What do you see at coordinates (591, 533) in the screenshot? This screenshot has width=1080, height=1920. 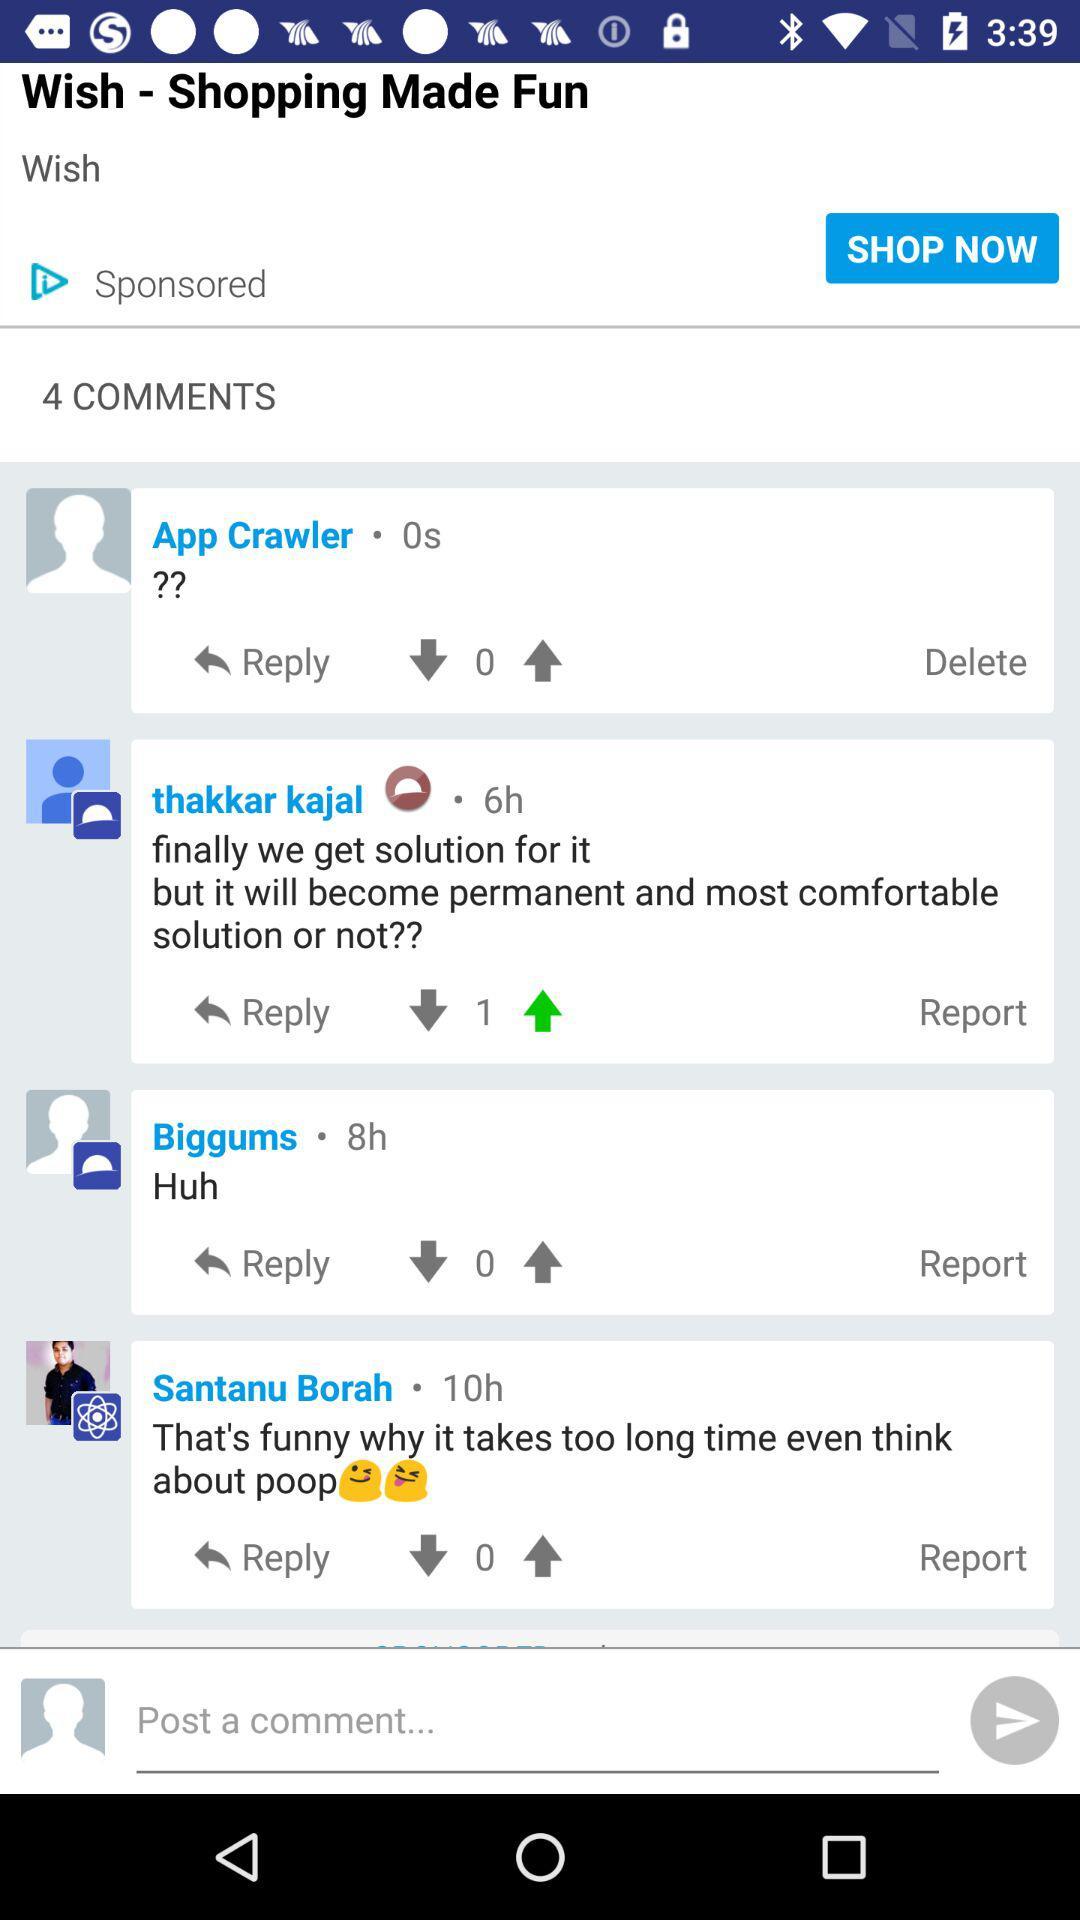 I see `the text app crawler which is right side of the user icon` at bounding box center [591, 533].